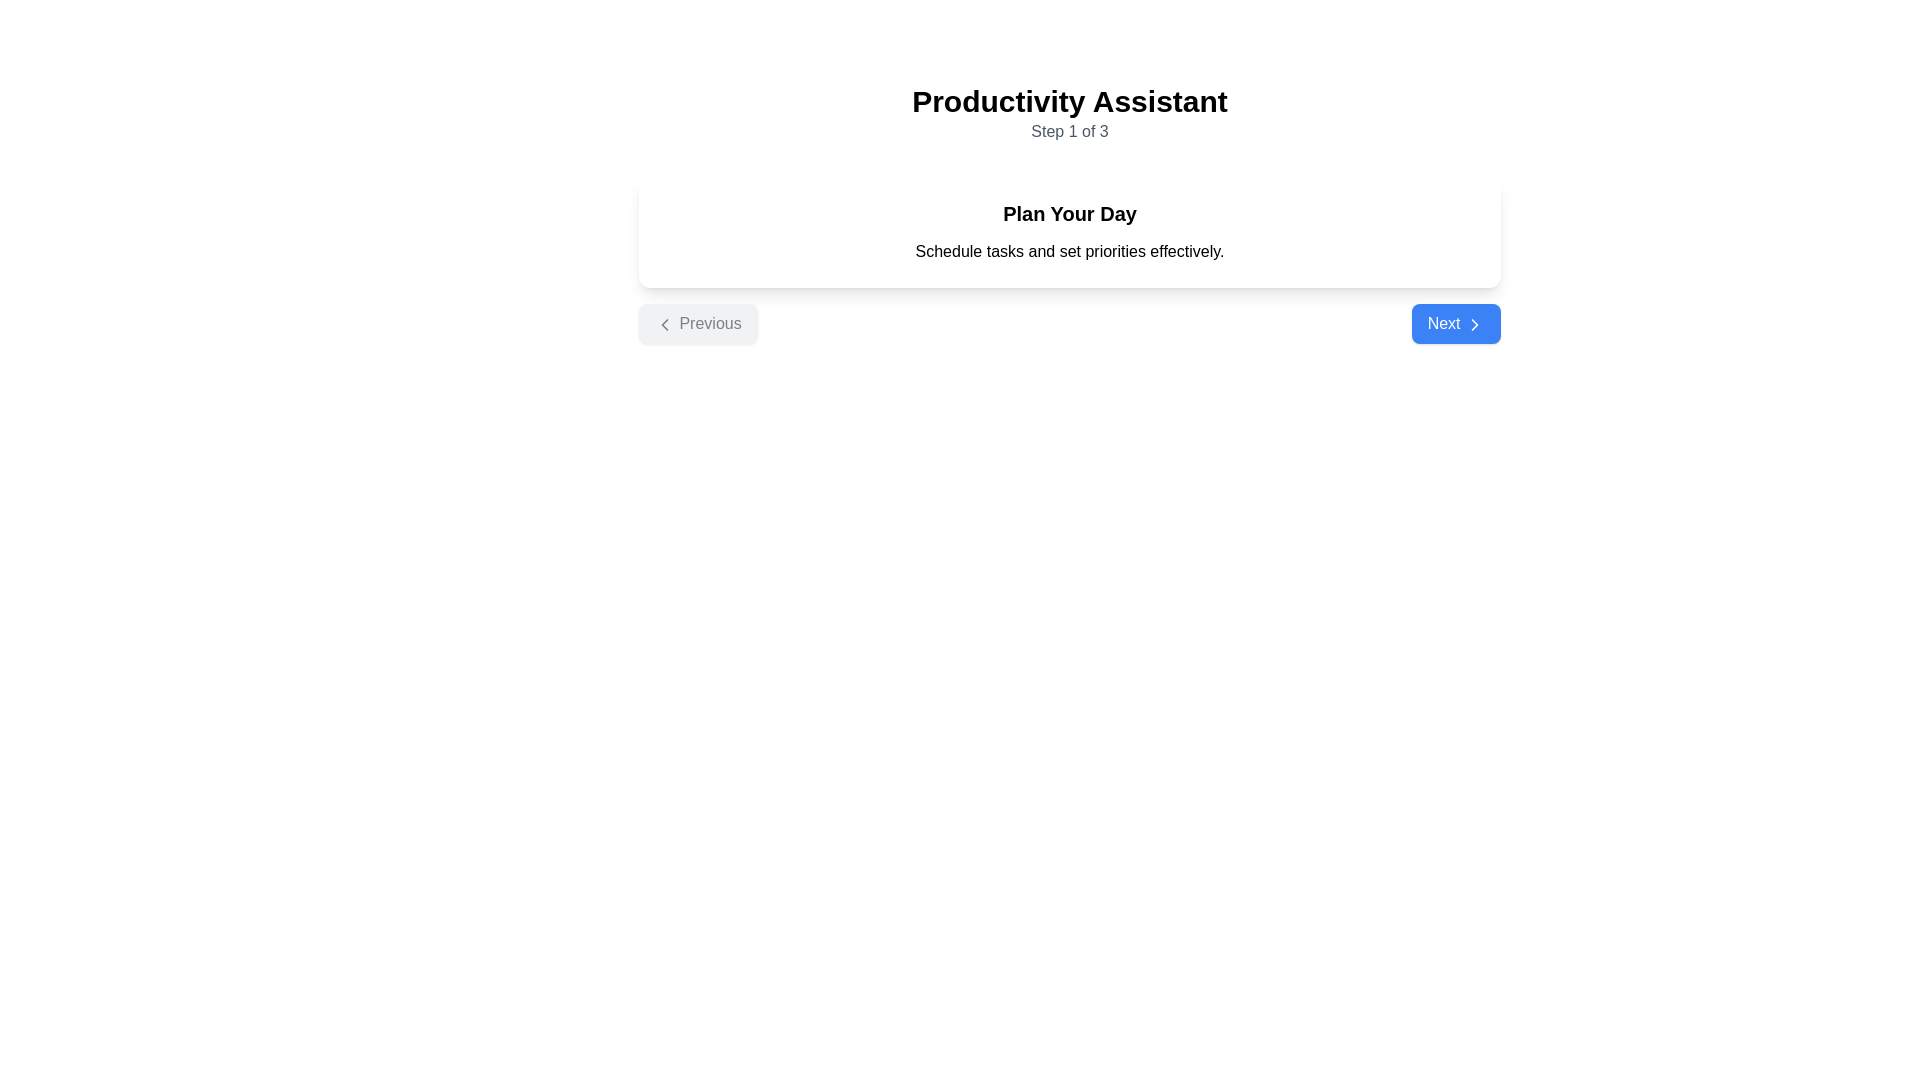 The image size is (1920, 1080). What do you see at coordinates (1456, 323) in the screenshot?
I see `the 'Next' button with a blue background and white text to move to the next step` at bounding box center [1456, 323].